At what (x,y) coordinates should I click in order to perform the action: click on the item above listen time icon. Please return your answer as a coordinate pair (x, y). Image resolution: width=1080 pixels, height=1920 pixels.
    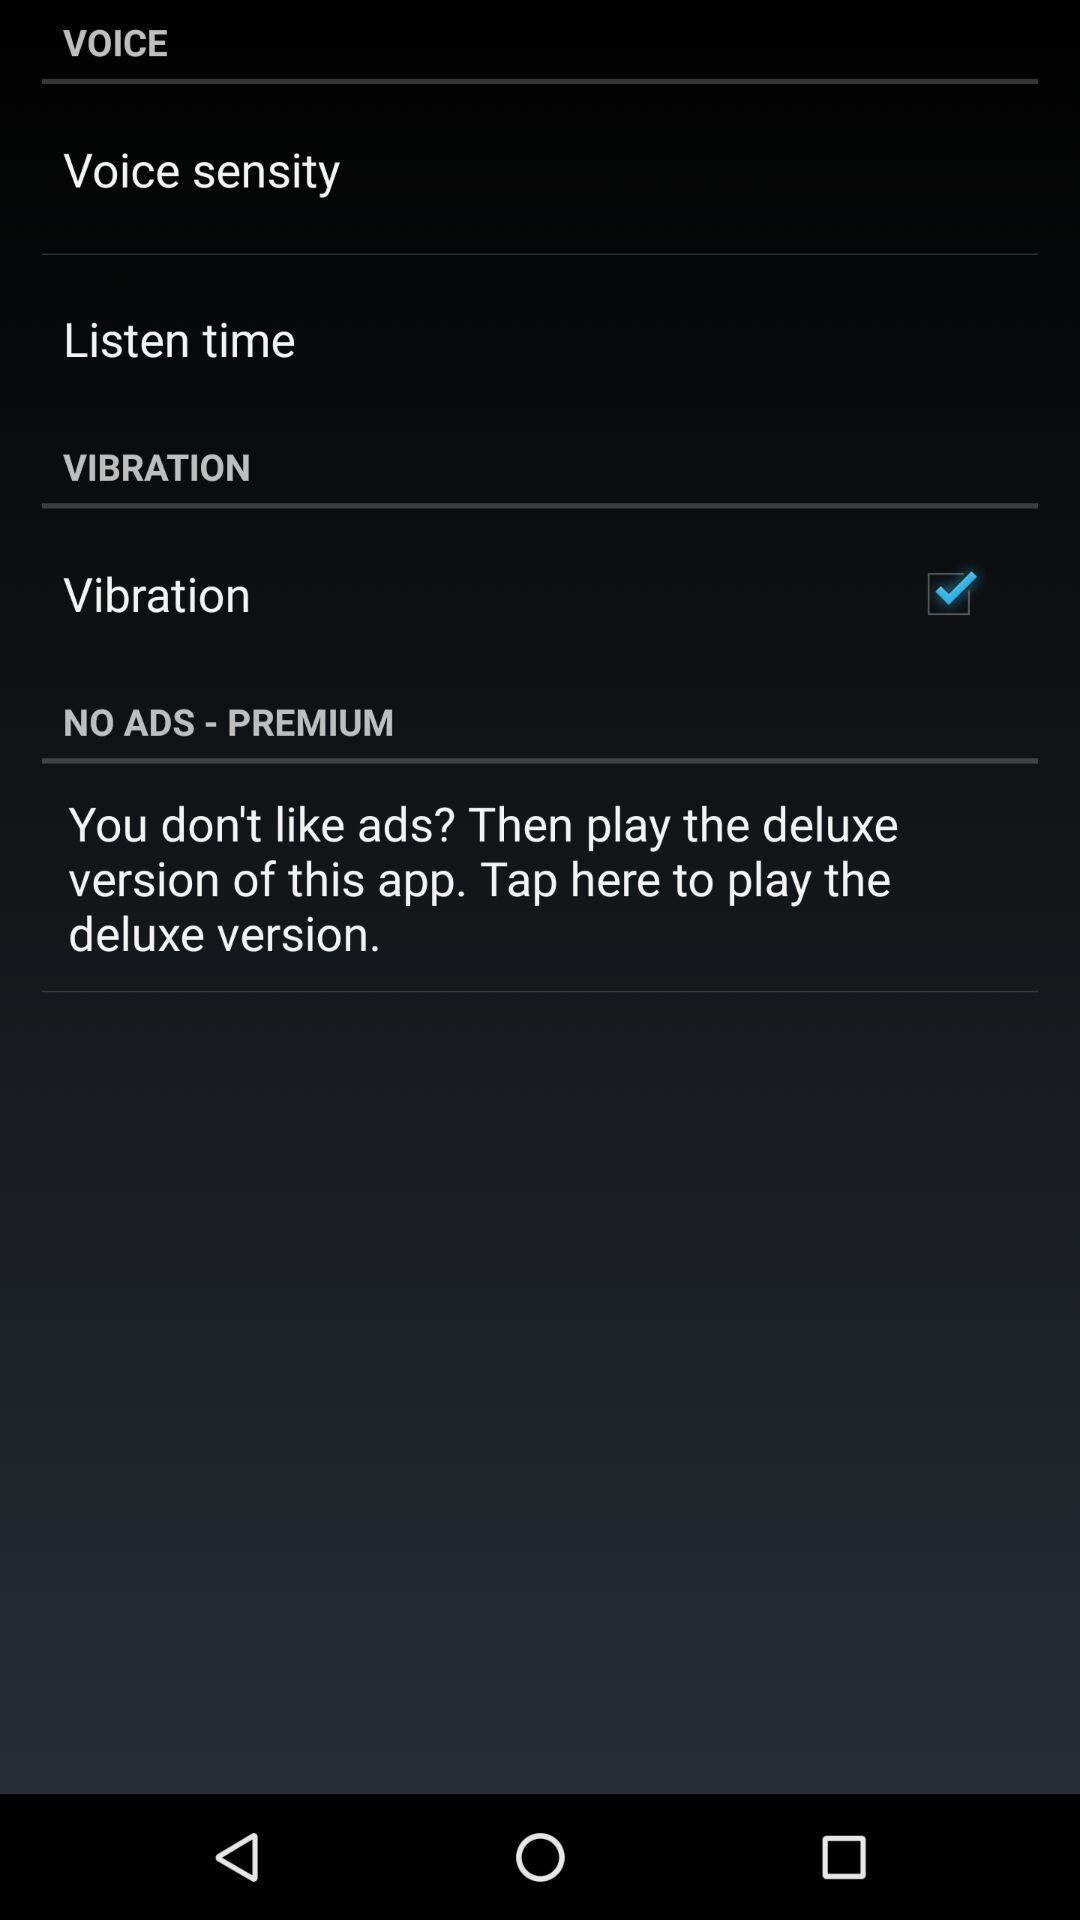
    Looking at the image, I should click on (201, 169).